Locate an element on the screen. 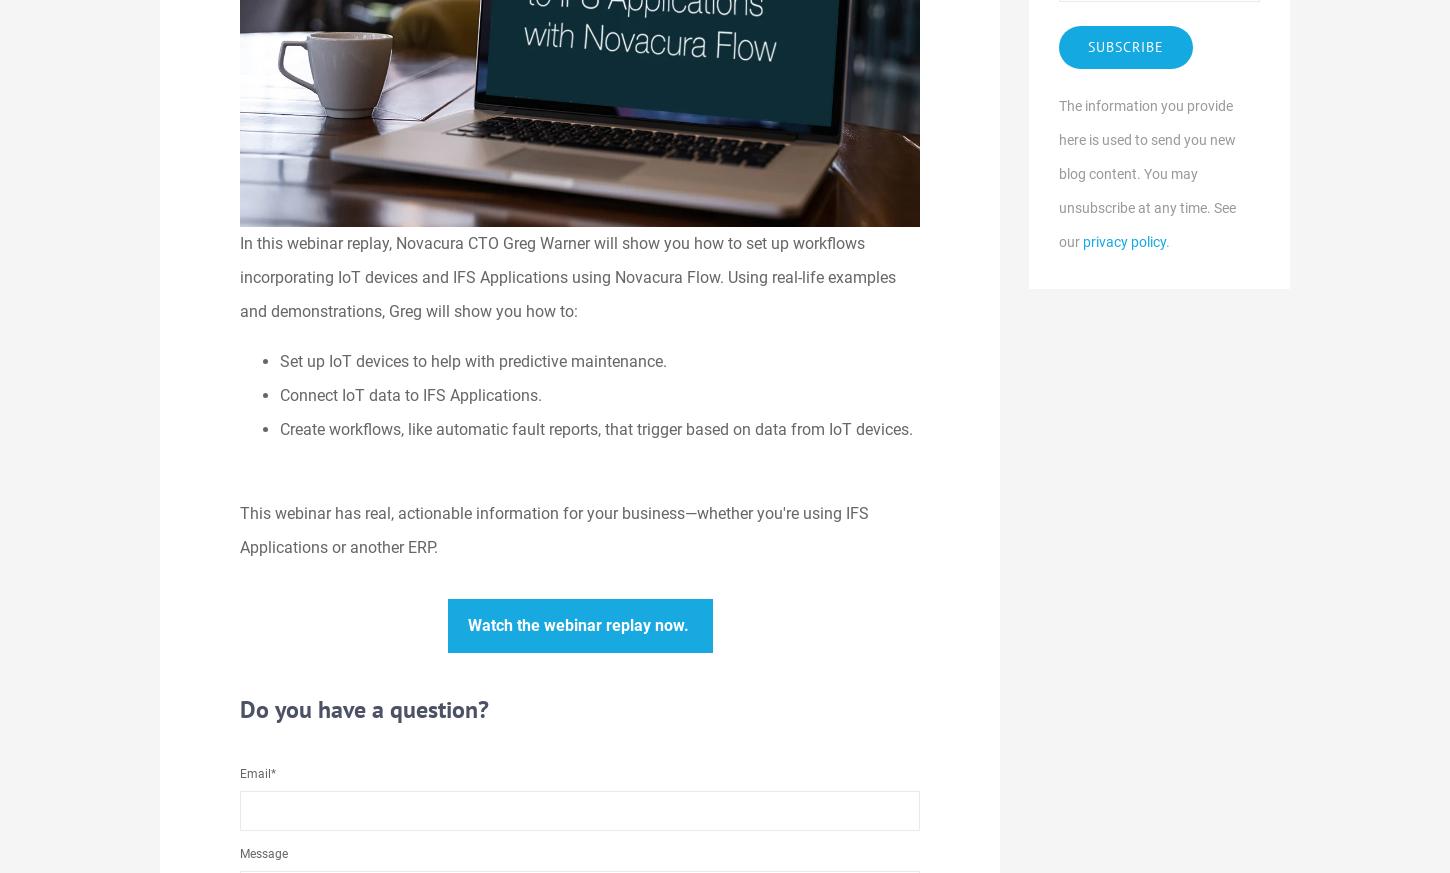 The height and width of the screenshot is (873, 1450). 'Create workflows, like automatic fault reports, that trigger based on data from IoT devices.' is located at coordinates (596, 427).